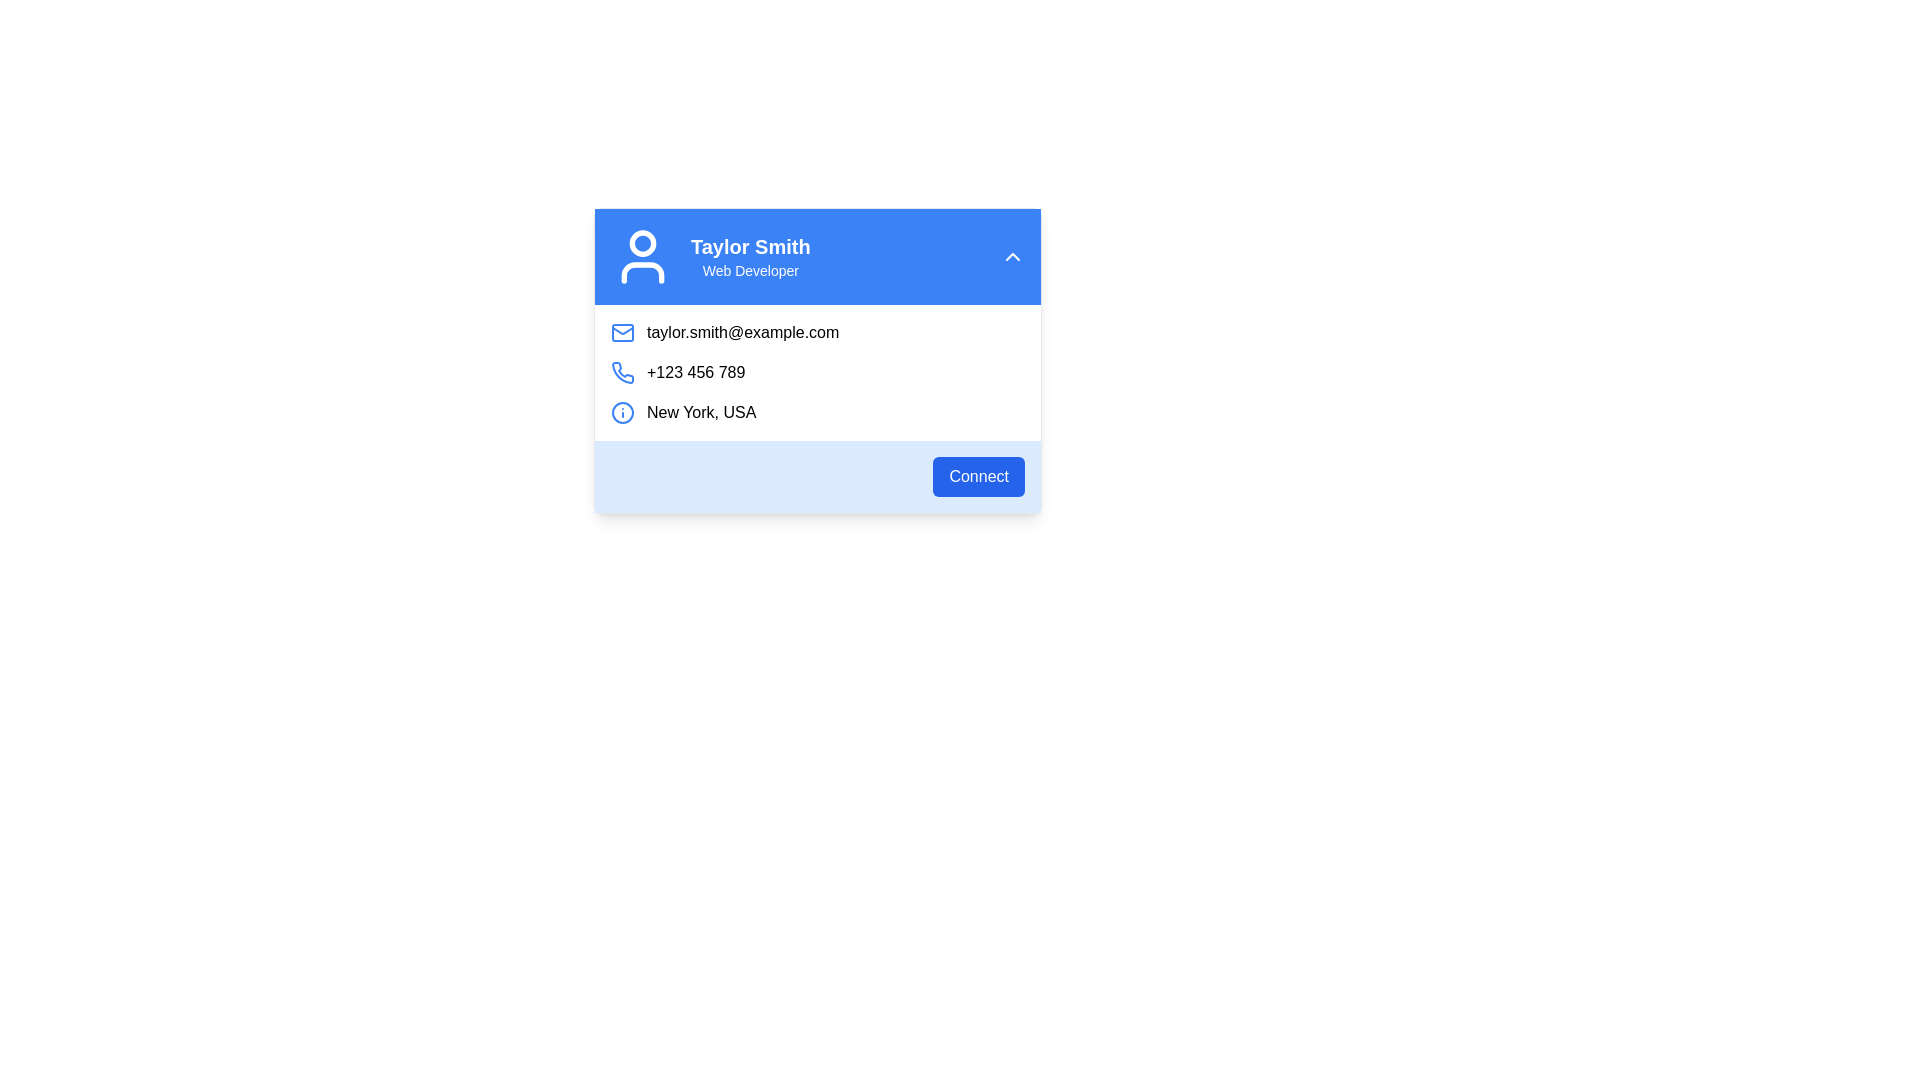 The image size is (1920, 1080). What do you see at coordinates (622, 331) in the screenshot?
I see `the SVG rectangle representing the envelope in the email information card, located to the left of the email text field labeled 'taylor.smith@example.com'` at bounding box center [622, 331].